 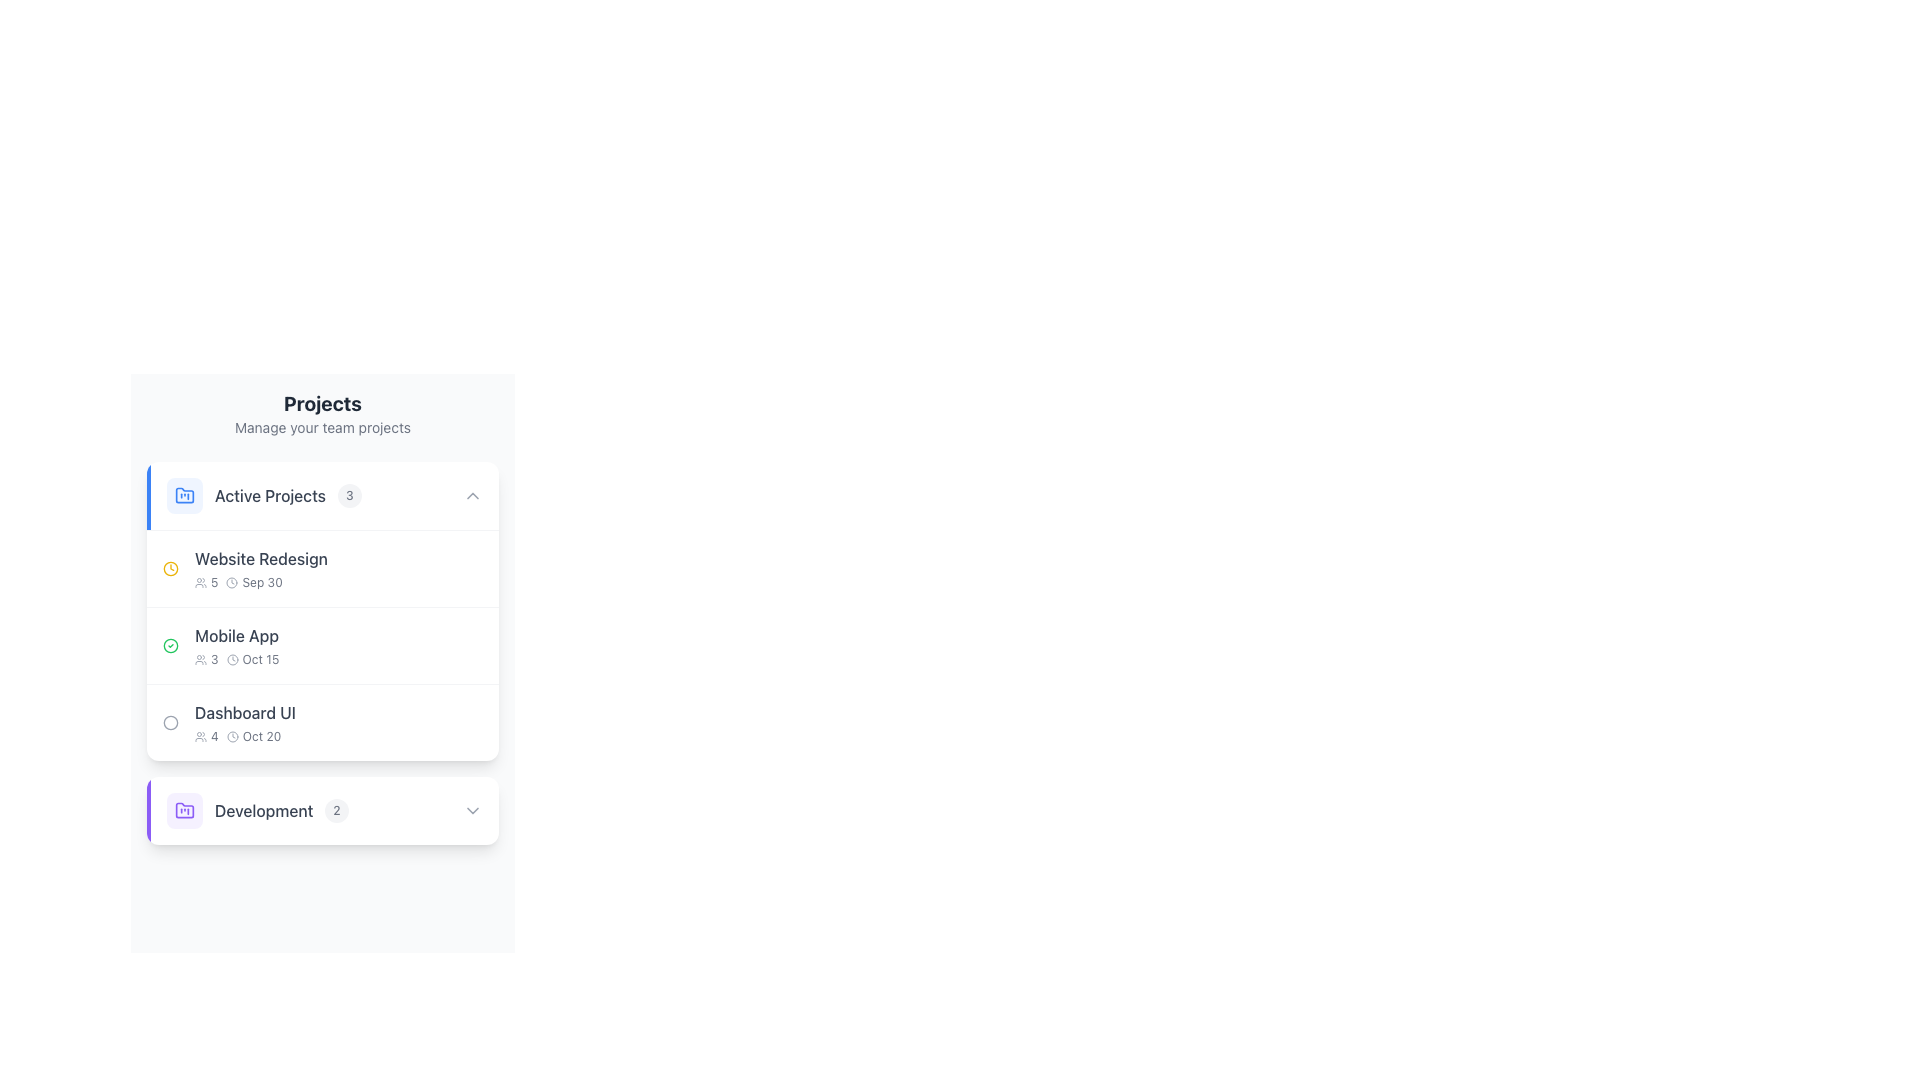 What do you see at coordinates (454, 722) in the screenshot?
I see `the interactive component with circular and star icons located at the right side of the 'Dashboard UI 4 Oct 20' list entry` at bounding box center [454, 722].